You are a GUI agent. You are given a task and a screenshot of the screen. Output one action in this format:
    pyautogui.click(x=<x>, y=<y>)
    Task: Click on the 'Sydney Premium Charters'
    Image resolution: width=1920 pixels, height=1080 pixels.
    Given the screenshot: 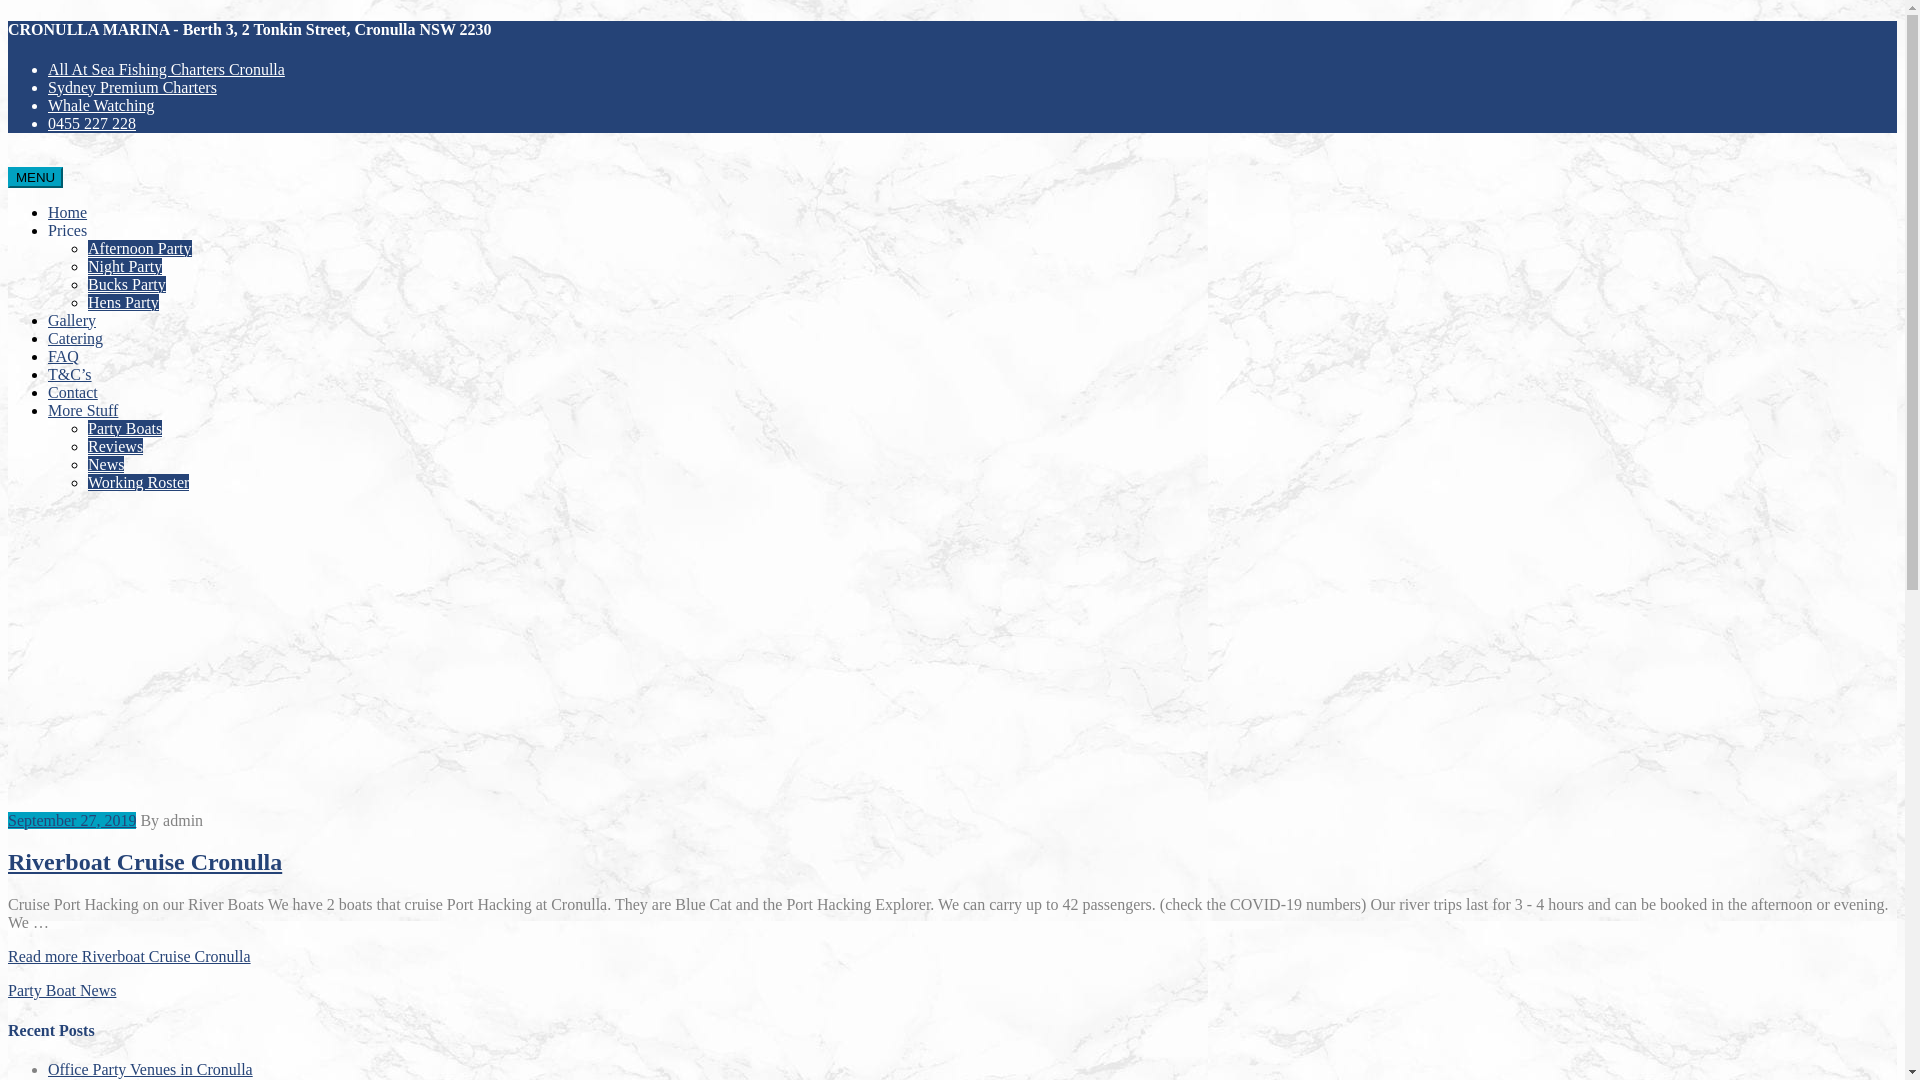 What is the action you would take?
    pyautogui.click(x=131, y=86)
    